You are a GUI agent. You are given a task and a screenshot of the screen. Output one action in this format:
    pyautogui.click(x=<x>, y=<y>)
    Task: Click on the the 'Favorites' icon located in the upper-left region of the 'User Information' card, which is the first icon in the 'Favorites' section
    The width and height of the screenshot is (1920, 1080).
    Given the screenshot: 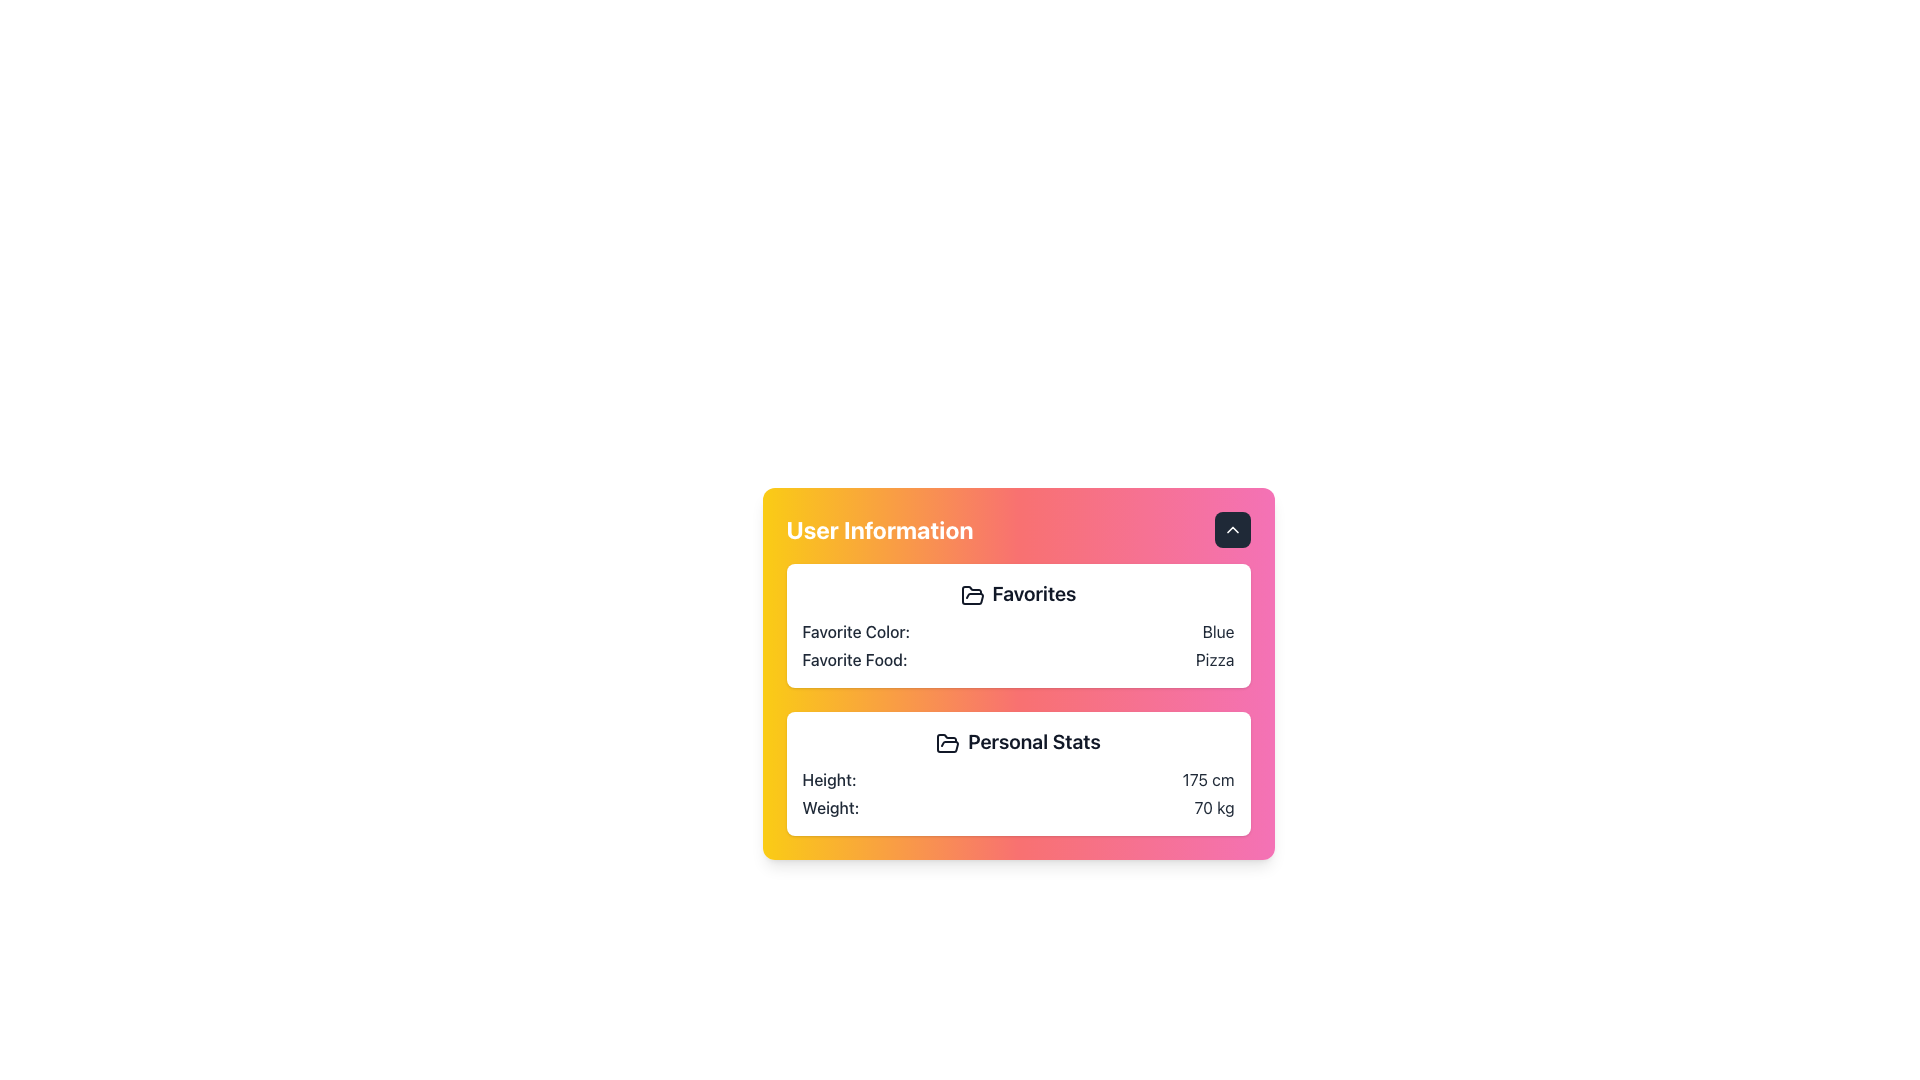 What is the action you would take?
    pyautogui.click(x=972, y=594)
    